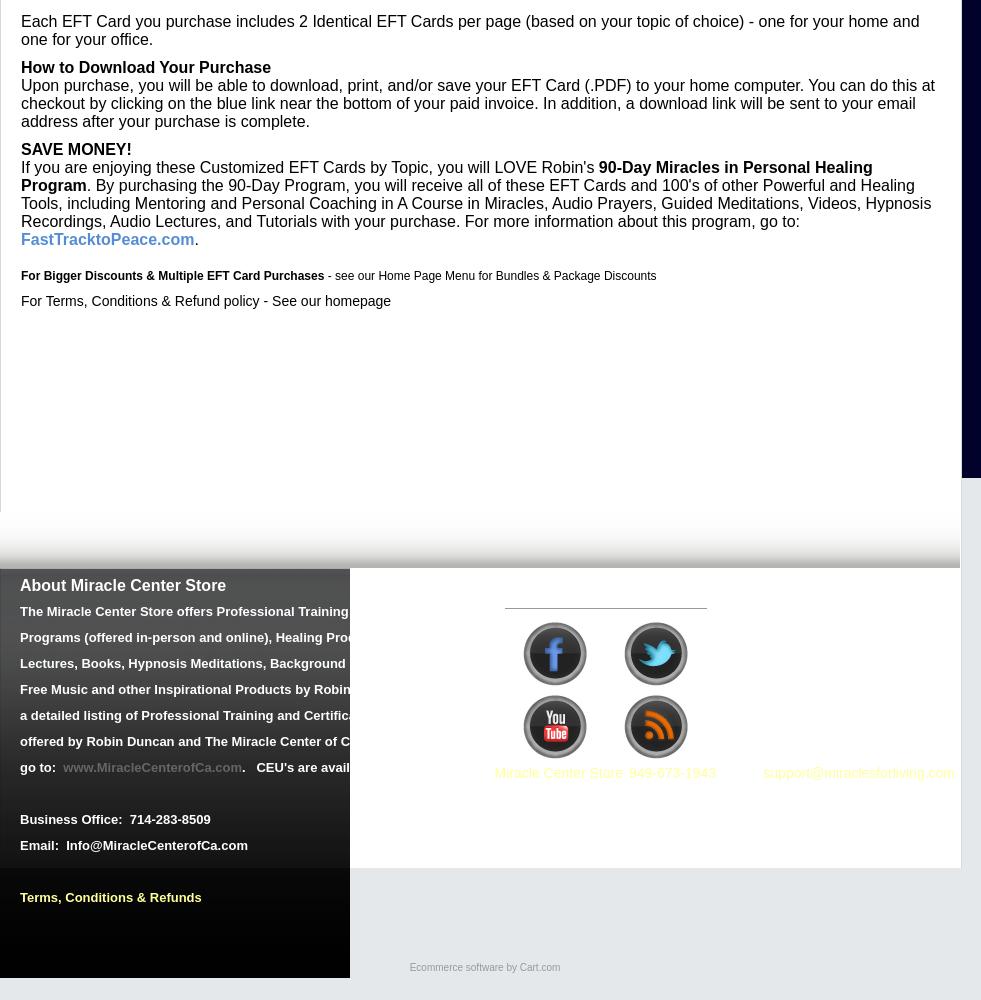  Describe the element at coordinates (19, 584) in the screenshot. I see `'About Miracle Center Store'` at that location.